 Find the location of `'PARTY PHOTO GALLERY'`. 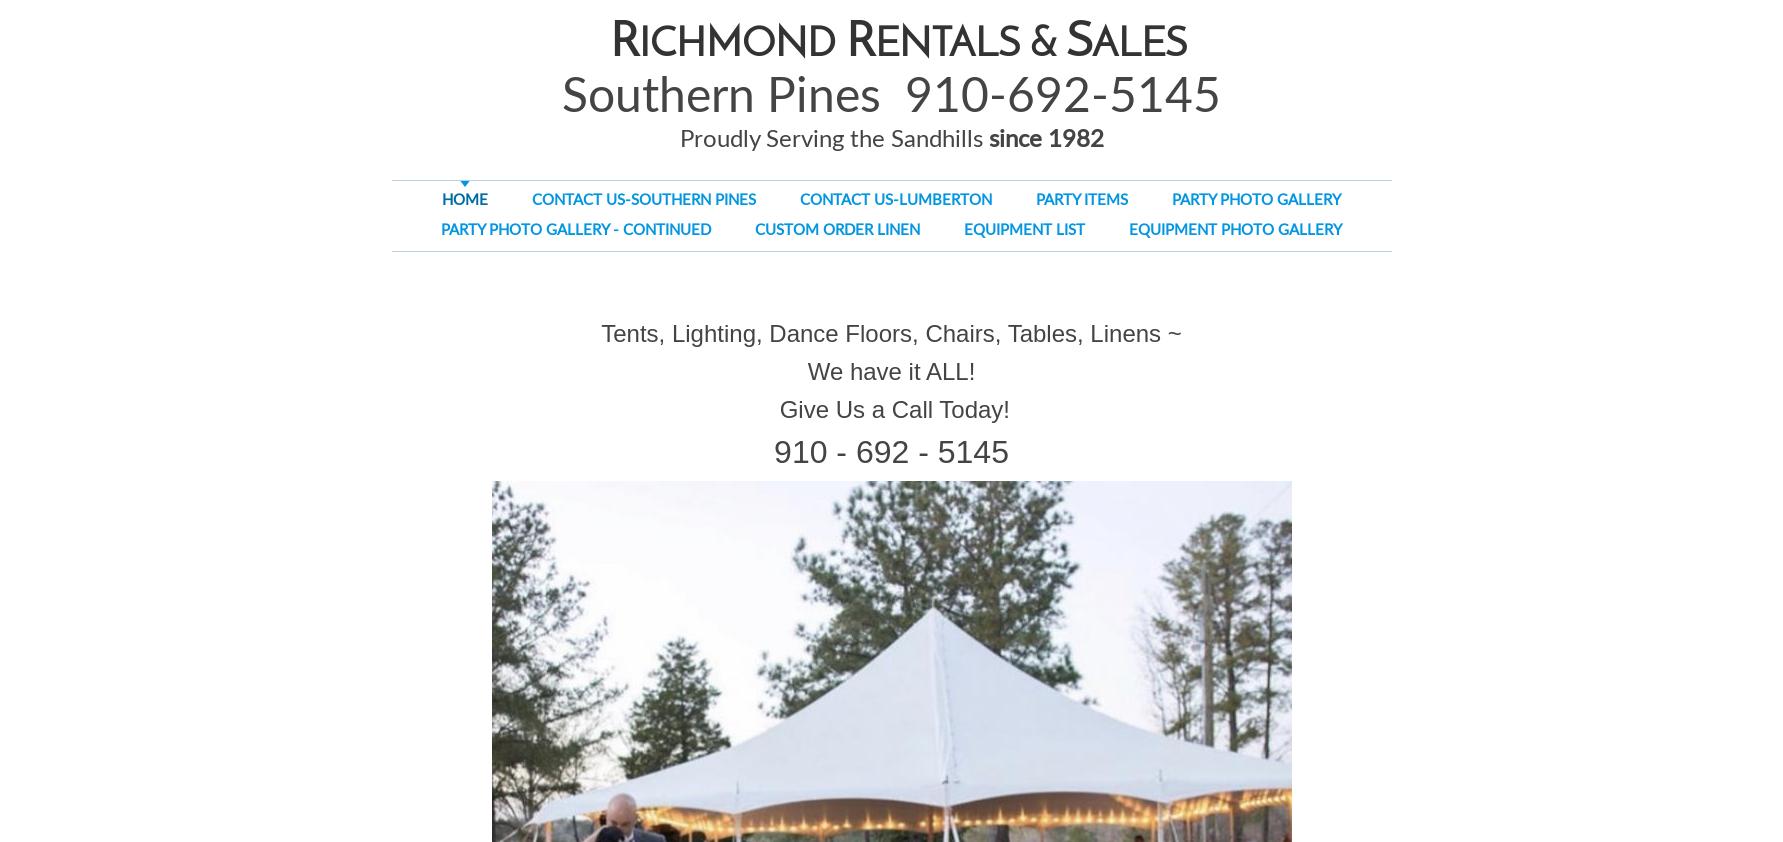

'PARTY PHOTO GALLERY' is located at coordinates (1170, 199).